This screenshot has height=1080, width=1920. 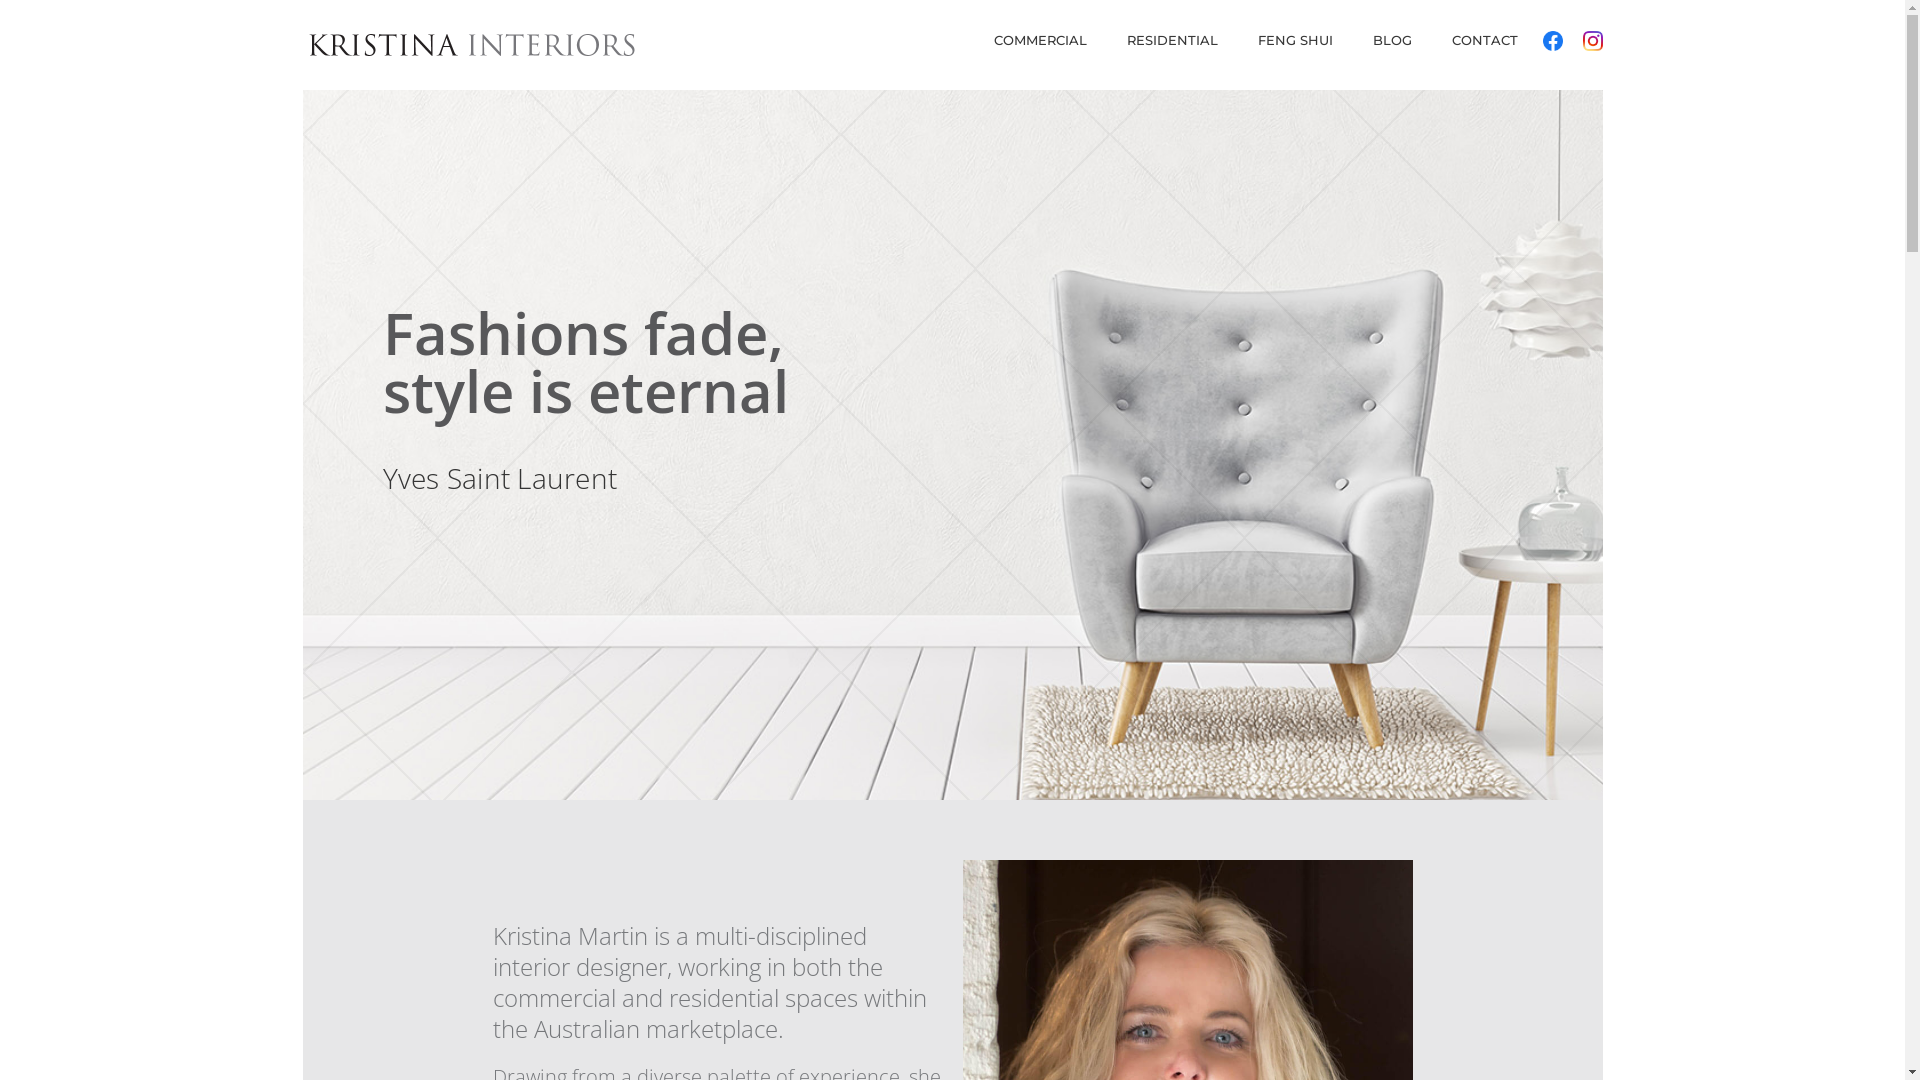 What do you see at coordinates (1390, 46) in the screenshot?
I see `'BLOG'` at bounding box center [1390, 46].